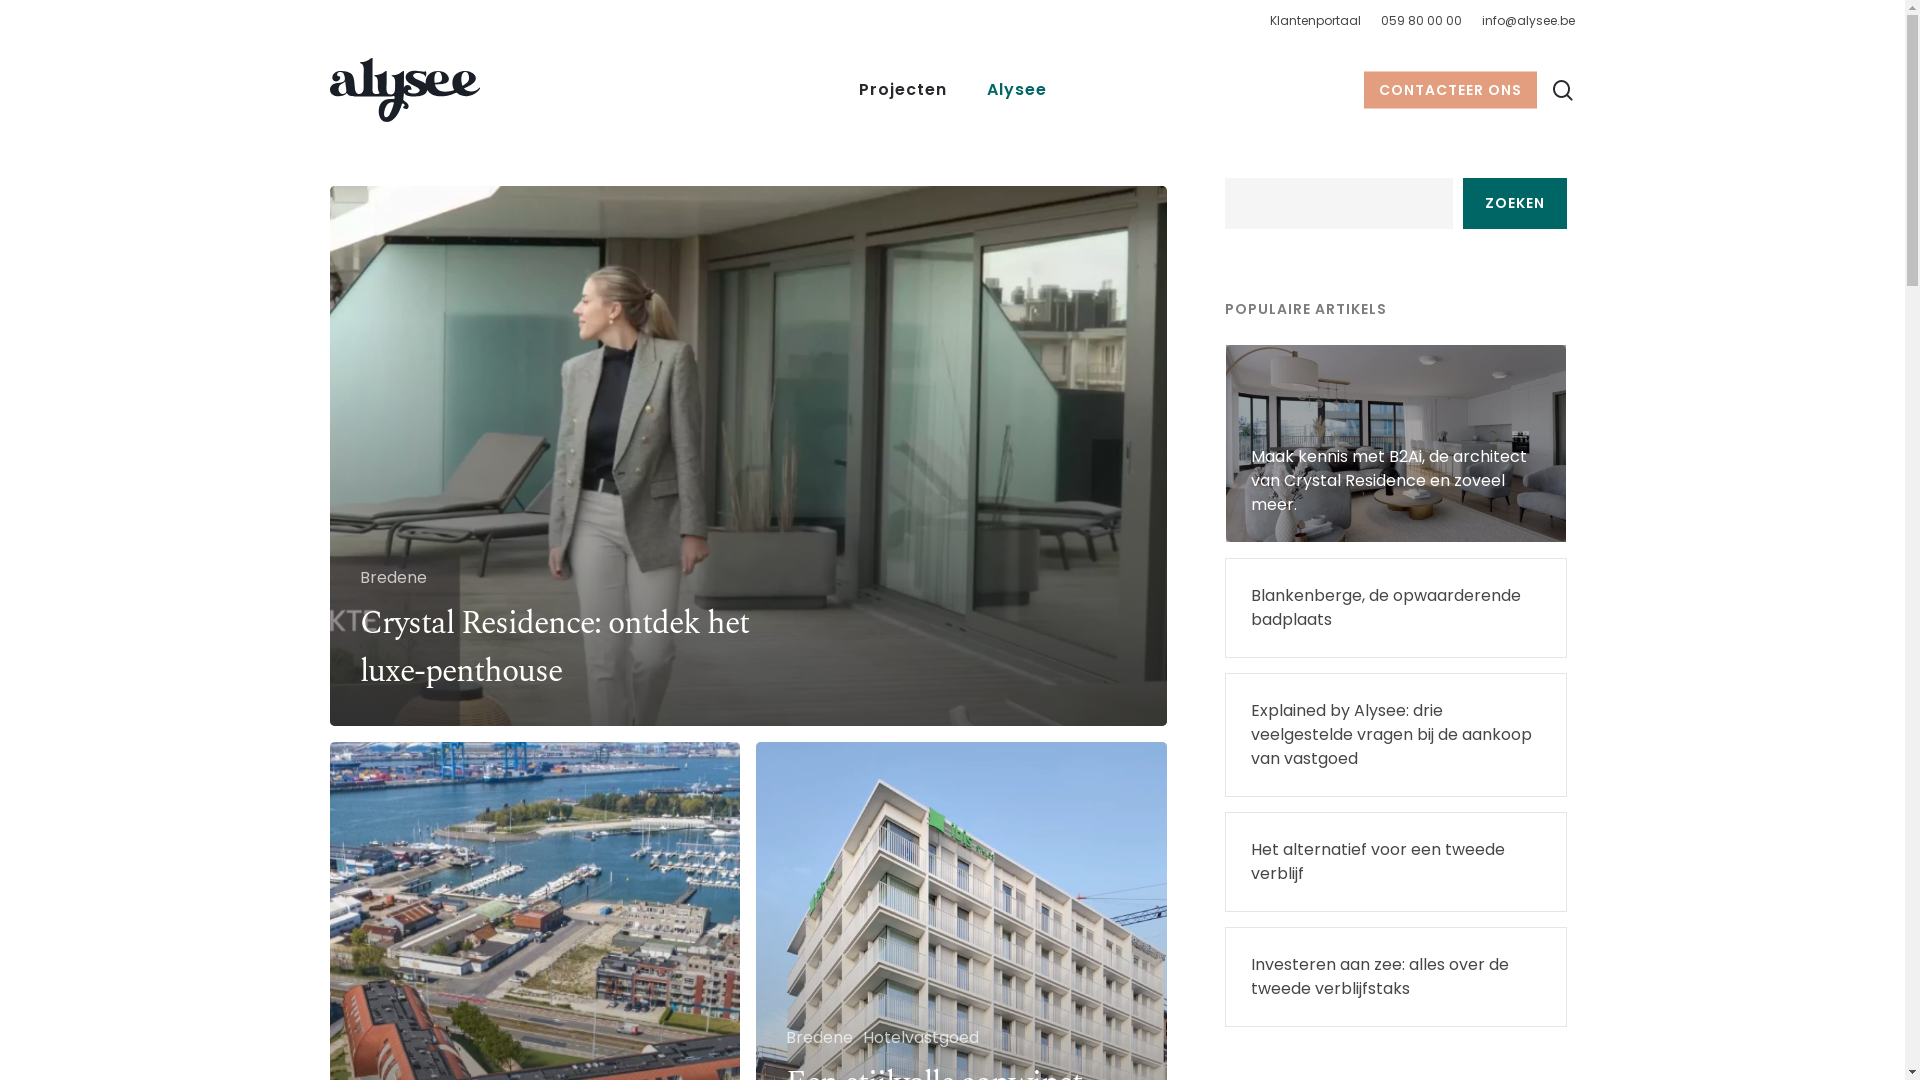  I want to click on 'Blankenberge, de opwaarderende badplaats', so click(1395, 607).